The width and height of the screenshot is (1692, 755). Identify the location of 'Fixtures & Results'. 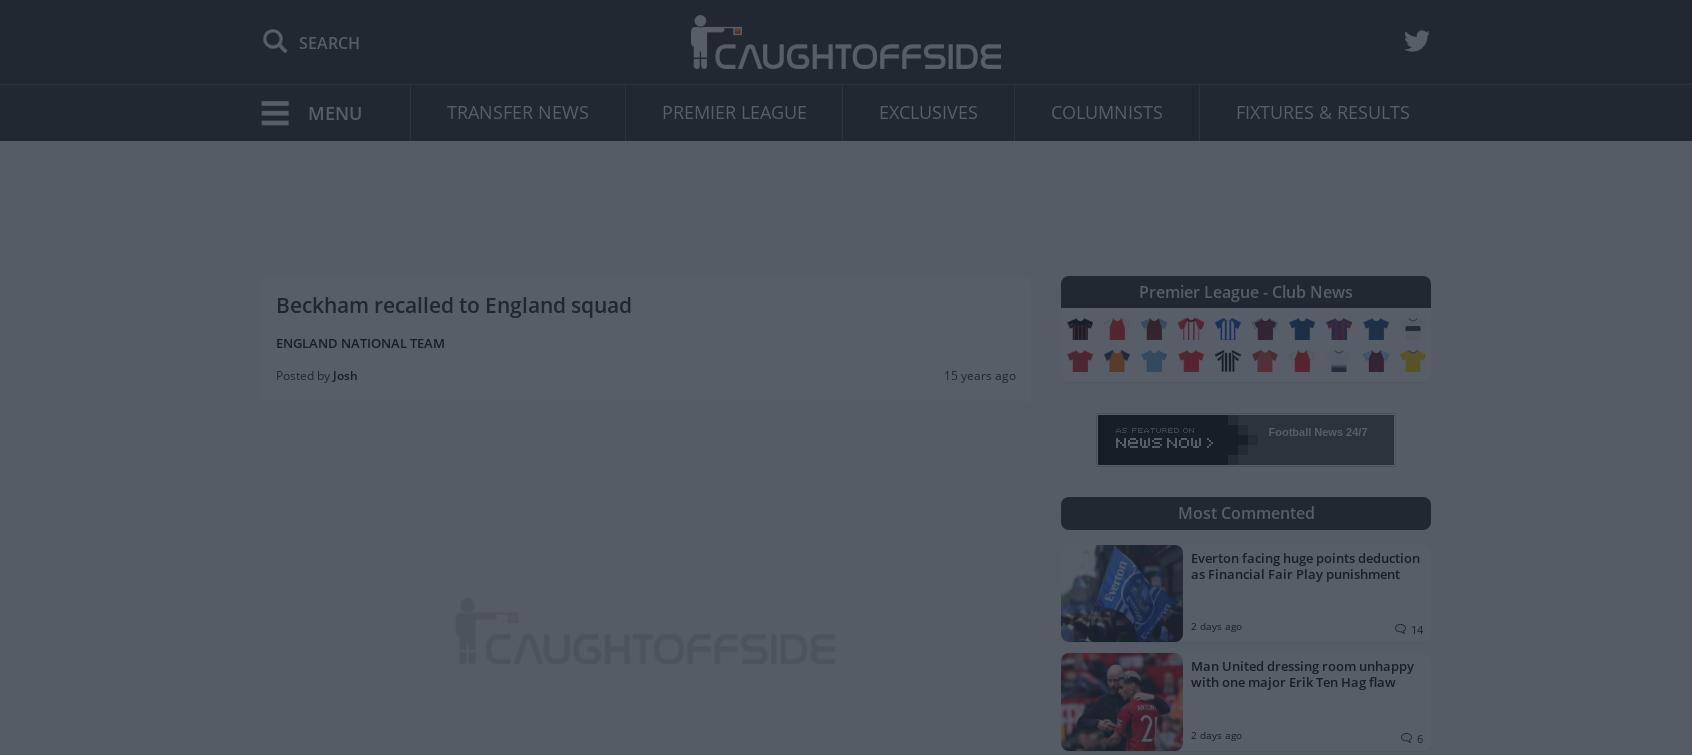
(1321, 111).